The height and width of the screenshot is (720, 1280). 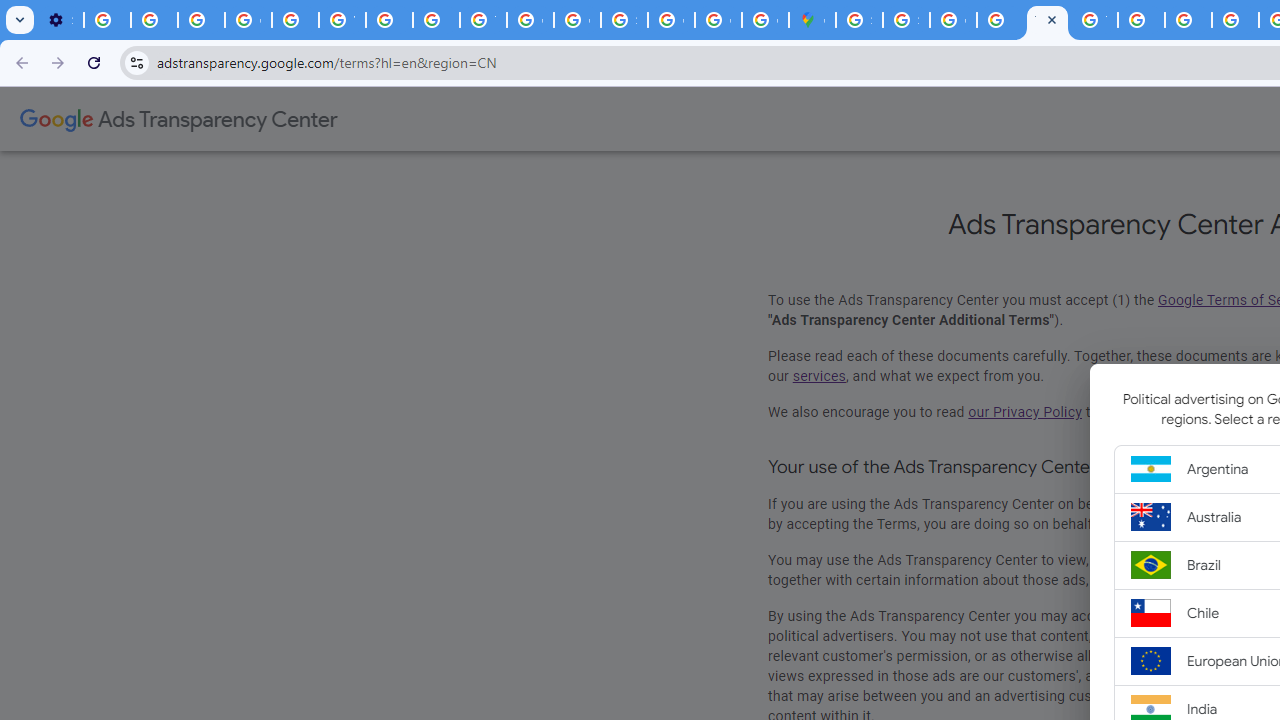 What do you see at coordinates (1141, 20) in the screenshot?
I see `'Blogger Policies and Guidelines - Transparency Center'` at bounding box center [1141, 20].